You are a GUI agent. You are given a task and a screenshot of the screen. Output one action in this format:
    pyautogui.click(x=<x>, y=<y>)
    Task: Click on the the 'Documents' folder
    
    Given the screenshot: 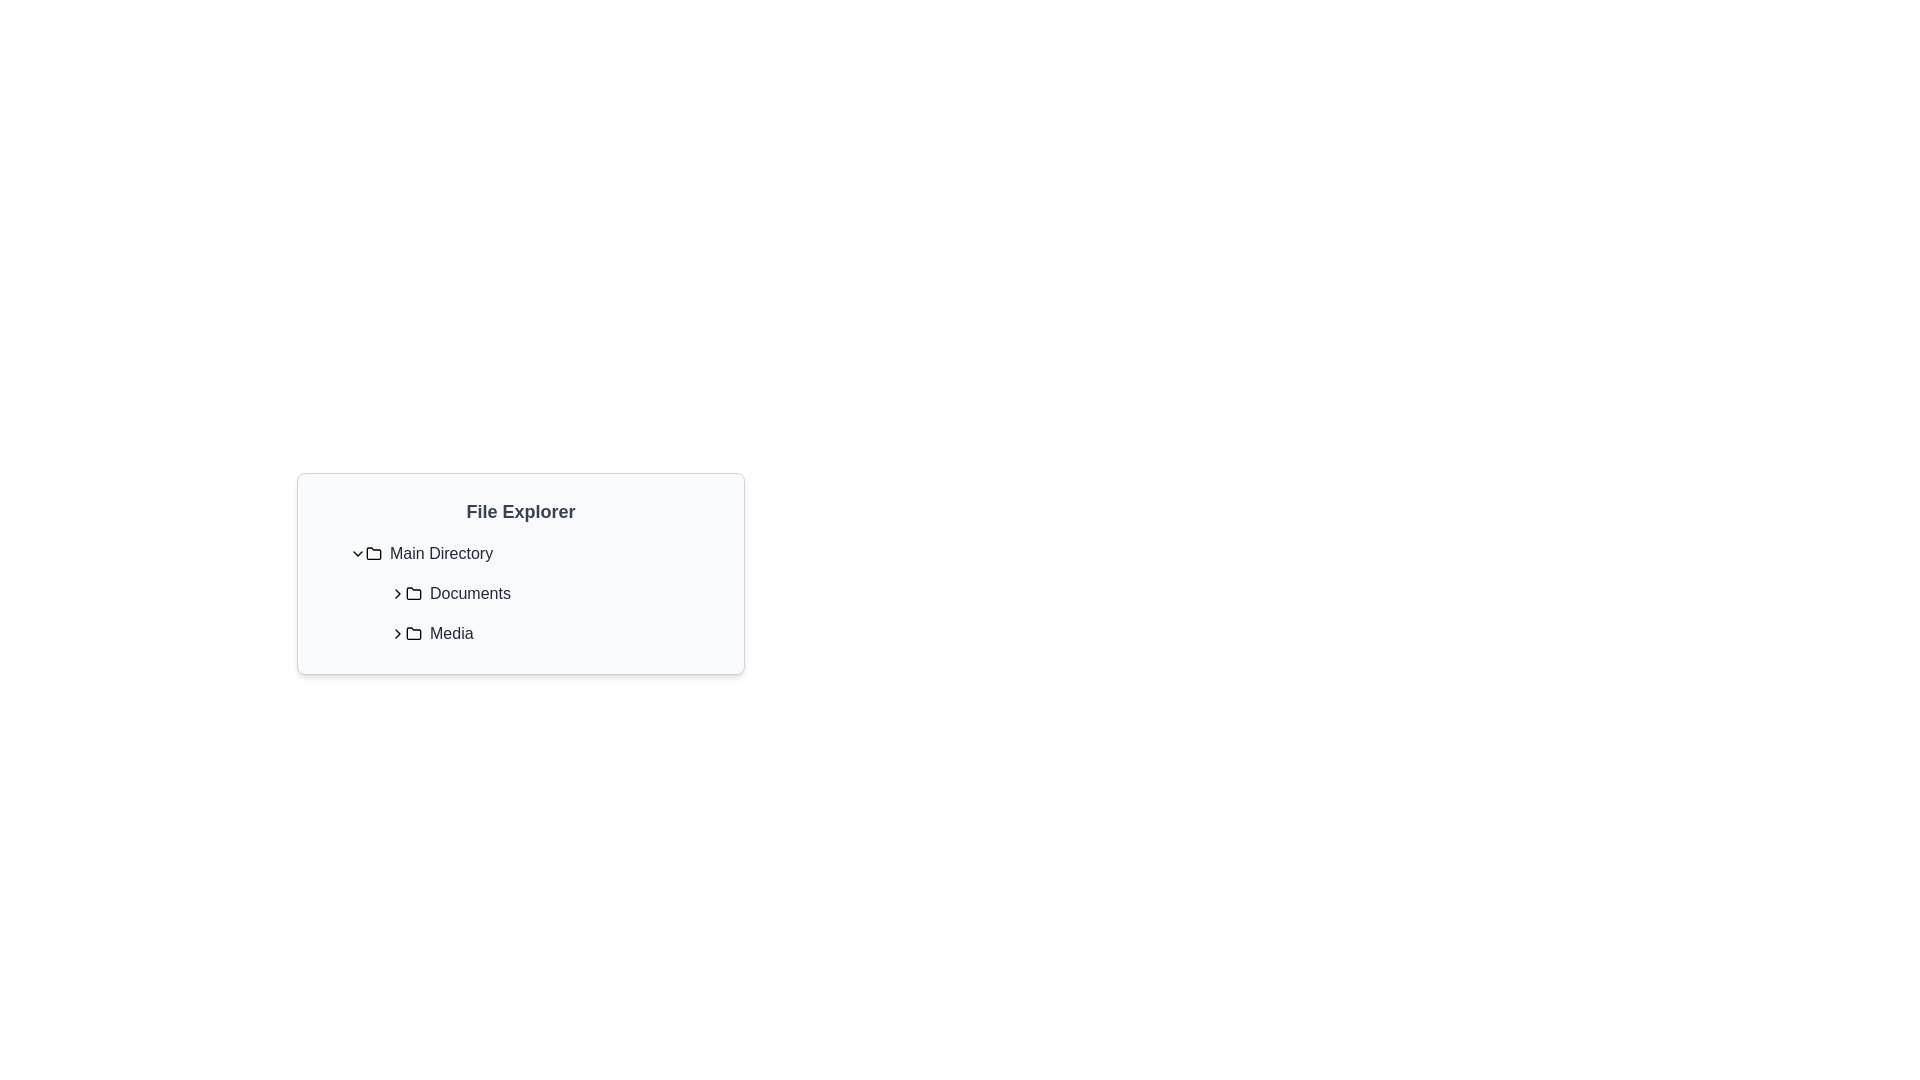 What is the action you would take?
    pyautogui.click(x=528, y=593)
    